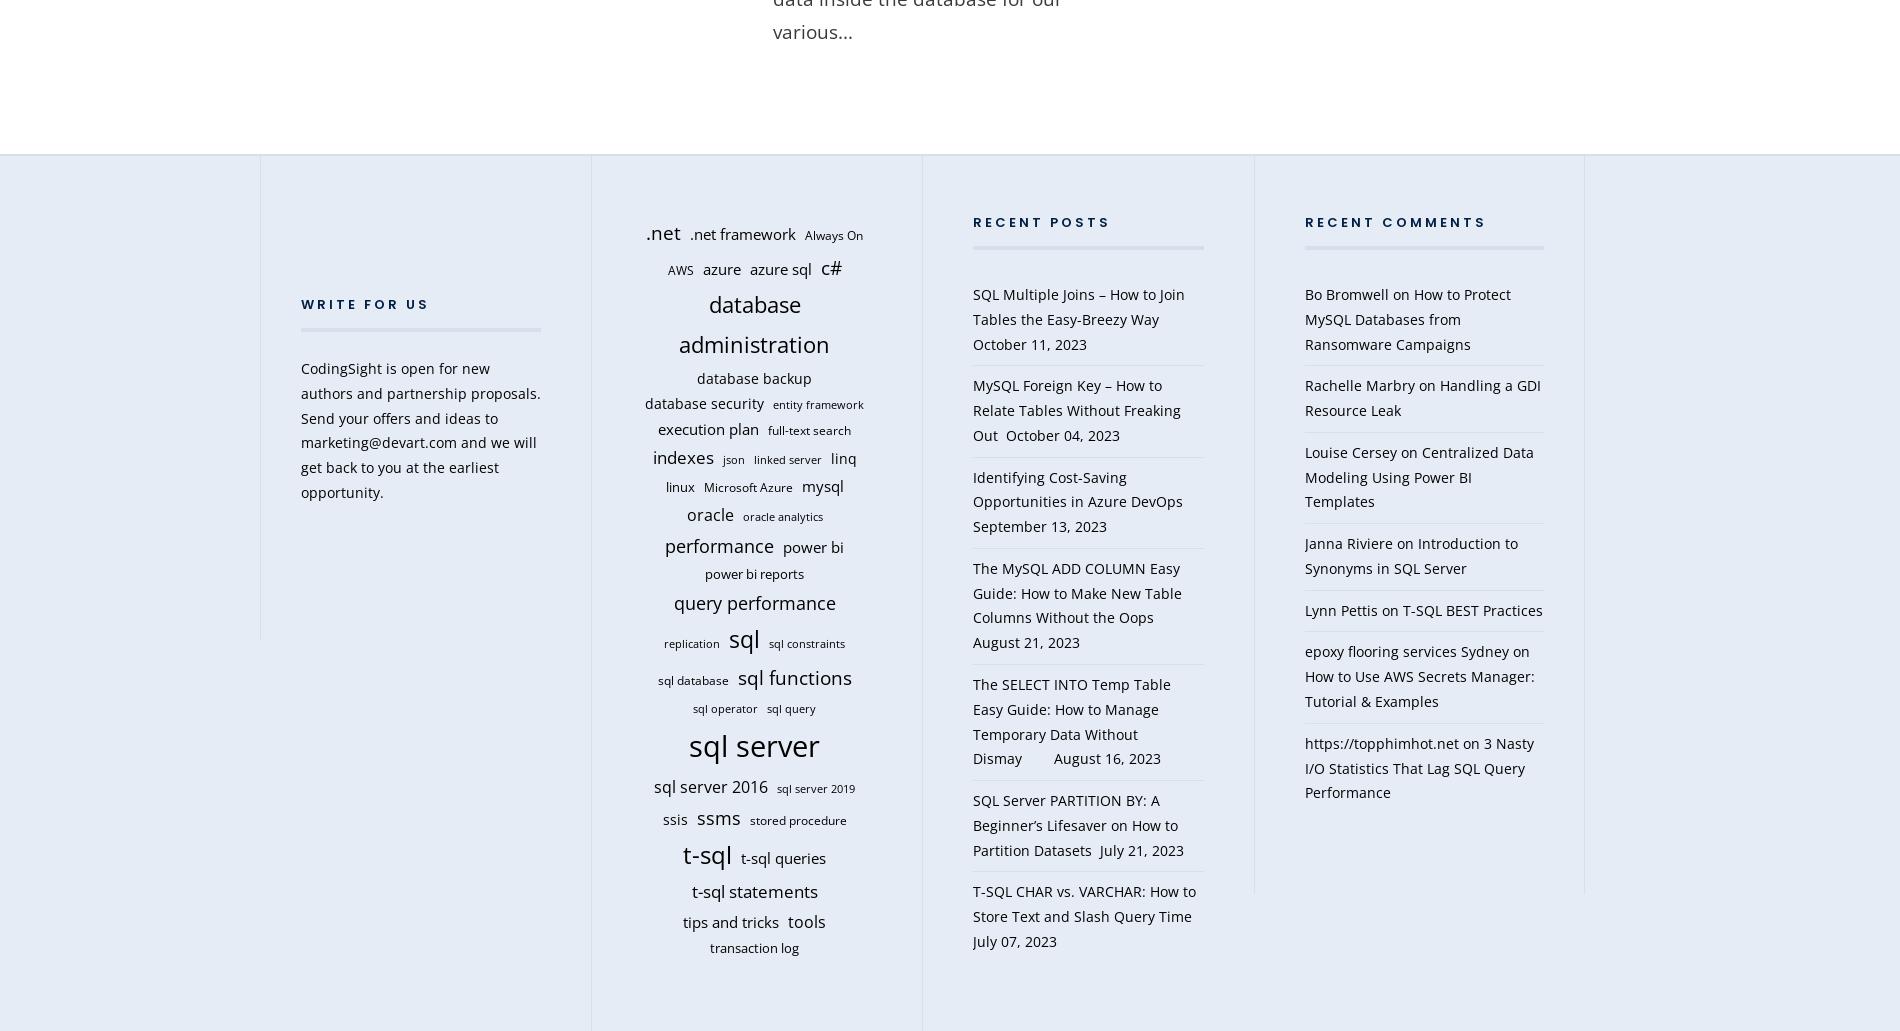  What do you see at coordinates (753, 947) in the screenshot?
I see `'transaction log'` at bounding box center [753, 947].